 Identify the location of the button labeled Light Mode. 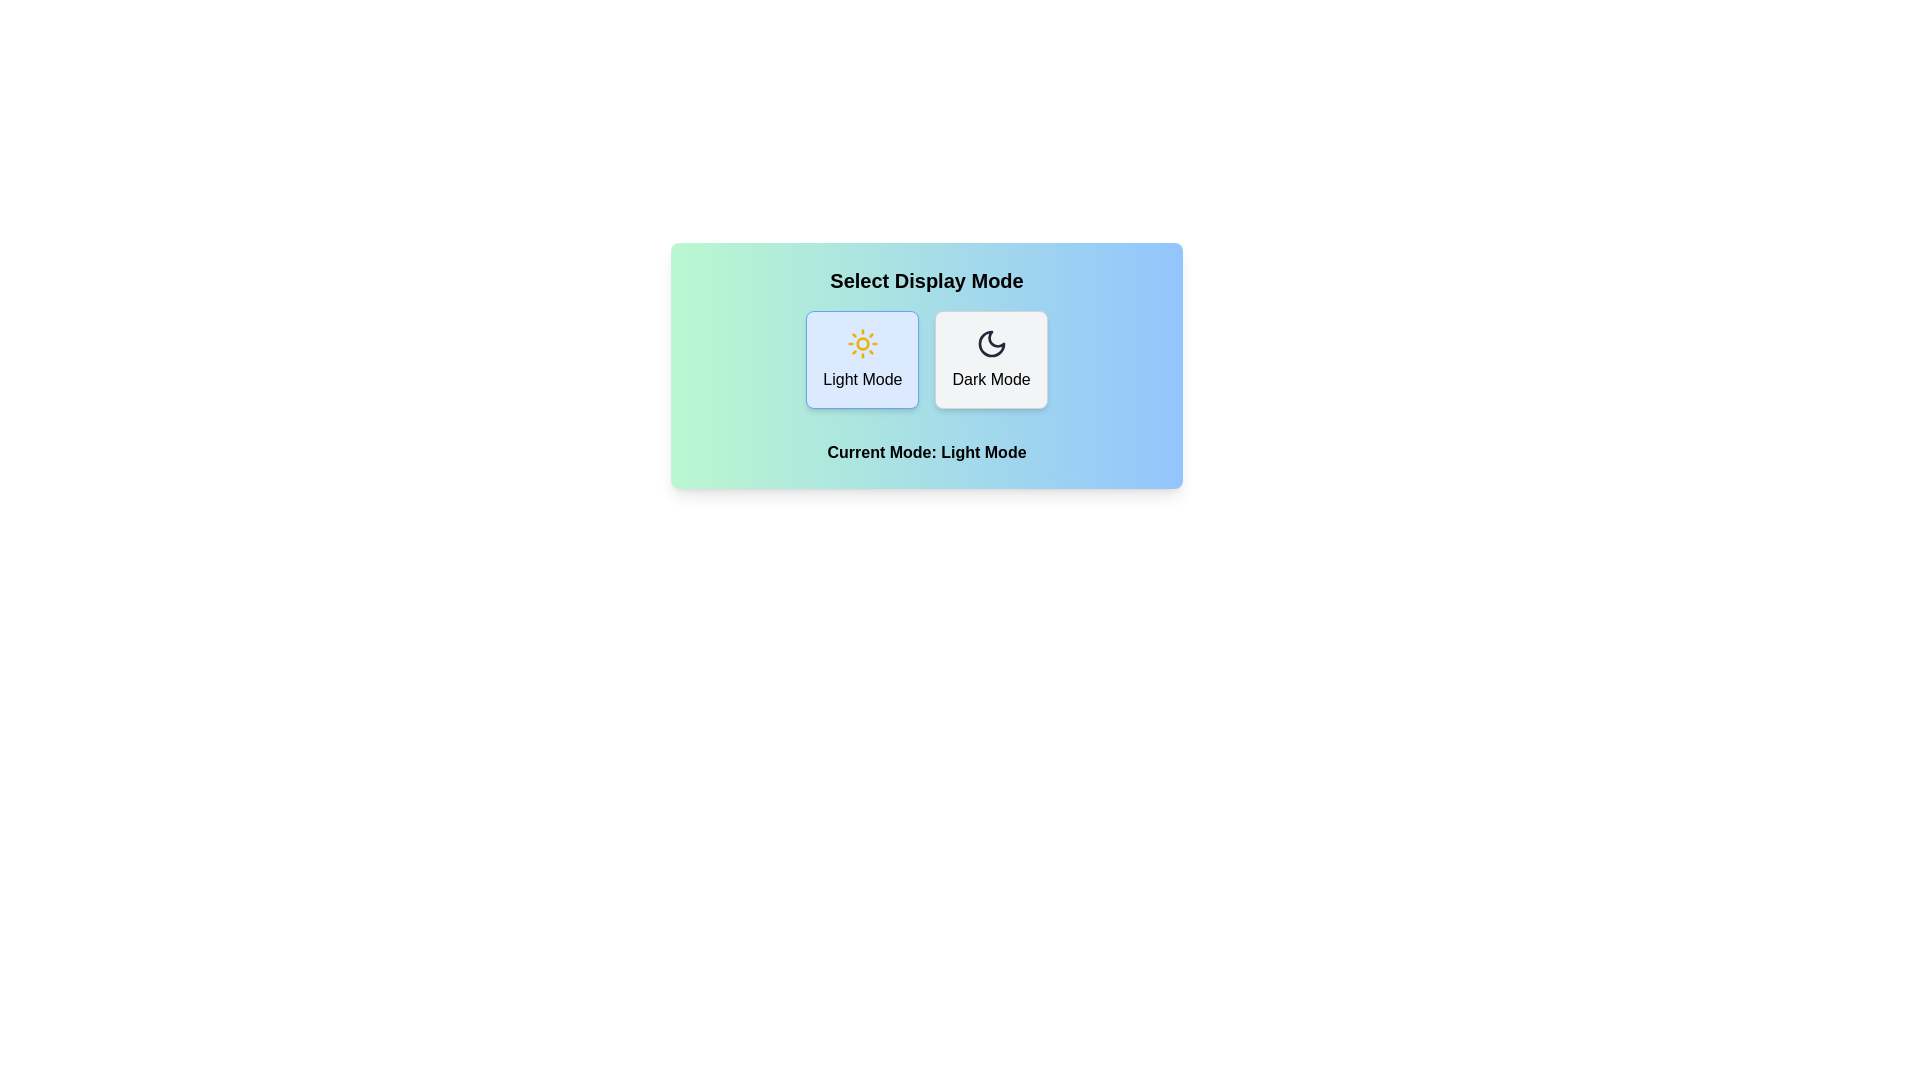
(862, 358).